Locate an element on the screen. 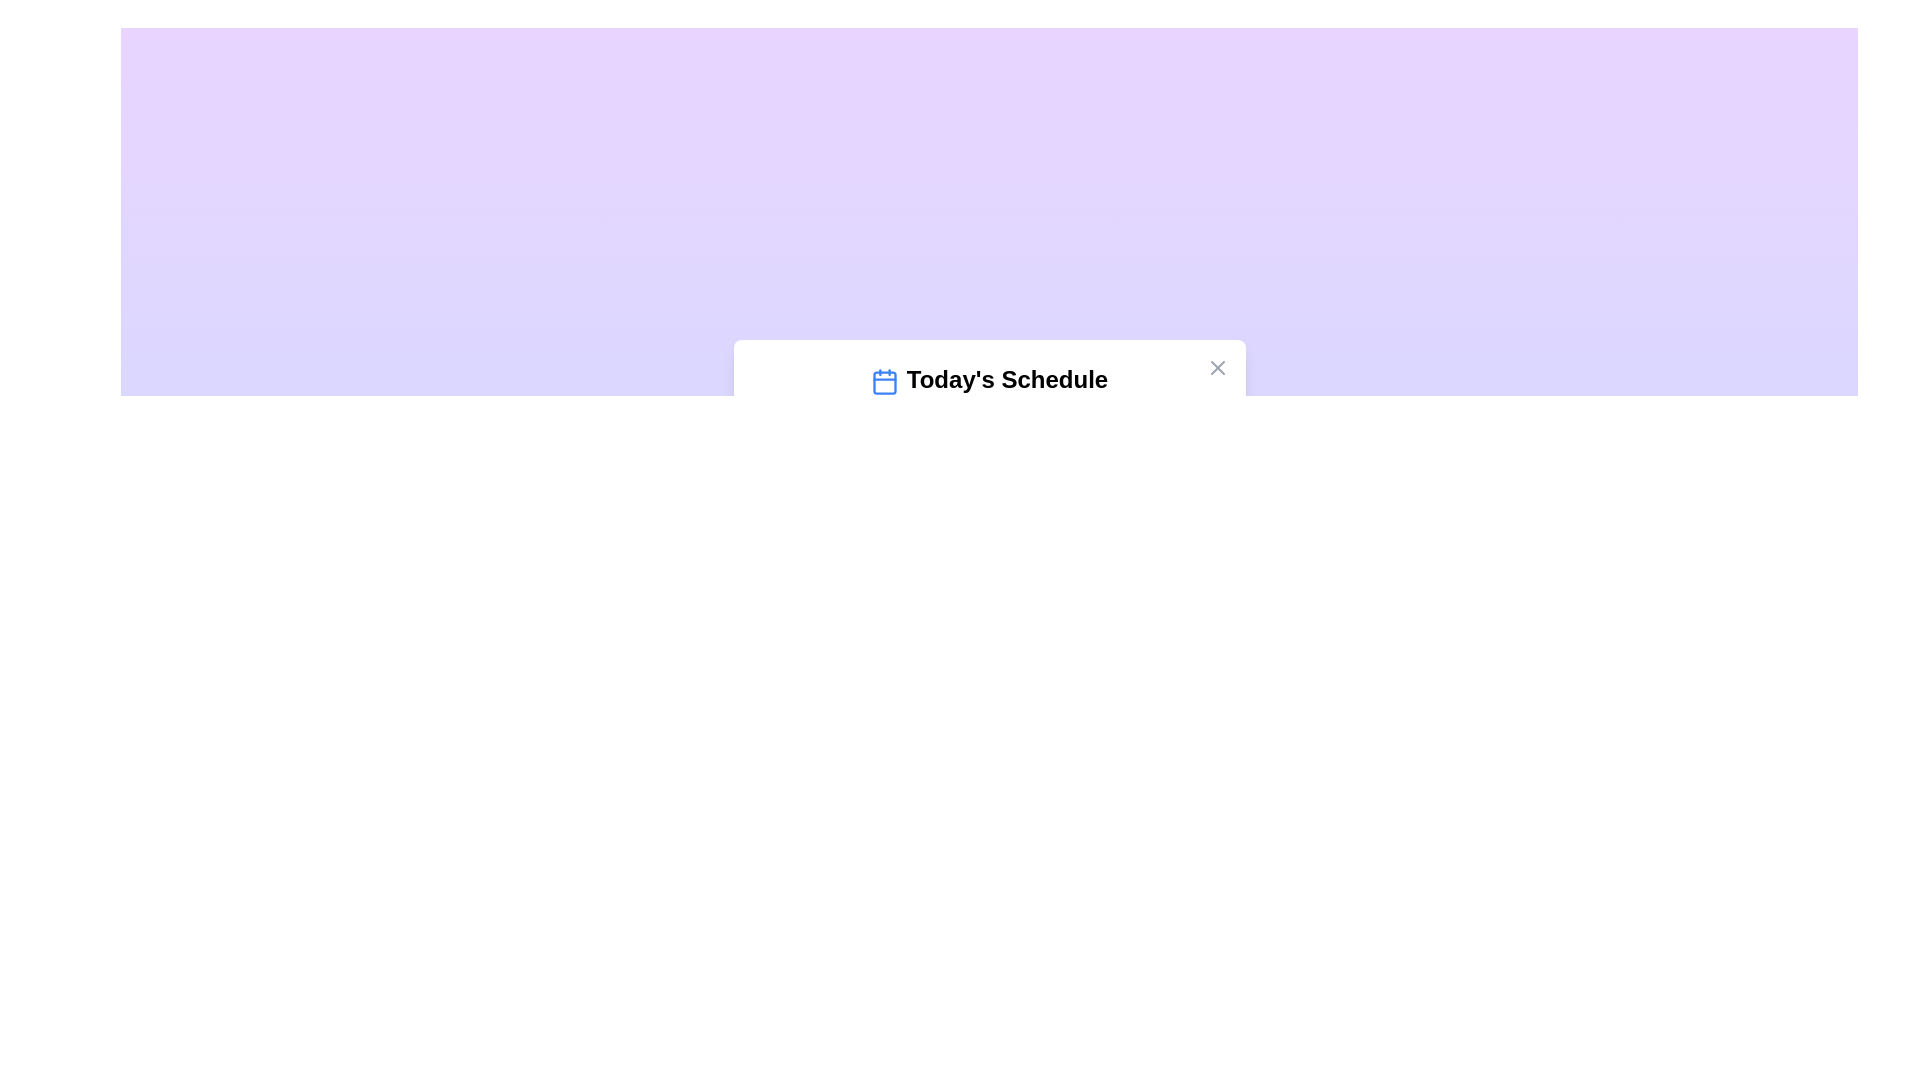 Image resolution: width=1920 pixels, height=1080 pixels. the calendar icon located to the left of the text 'Today's Schedule' for additional actions is located at coordinates (883, 381).